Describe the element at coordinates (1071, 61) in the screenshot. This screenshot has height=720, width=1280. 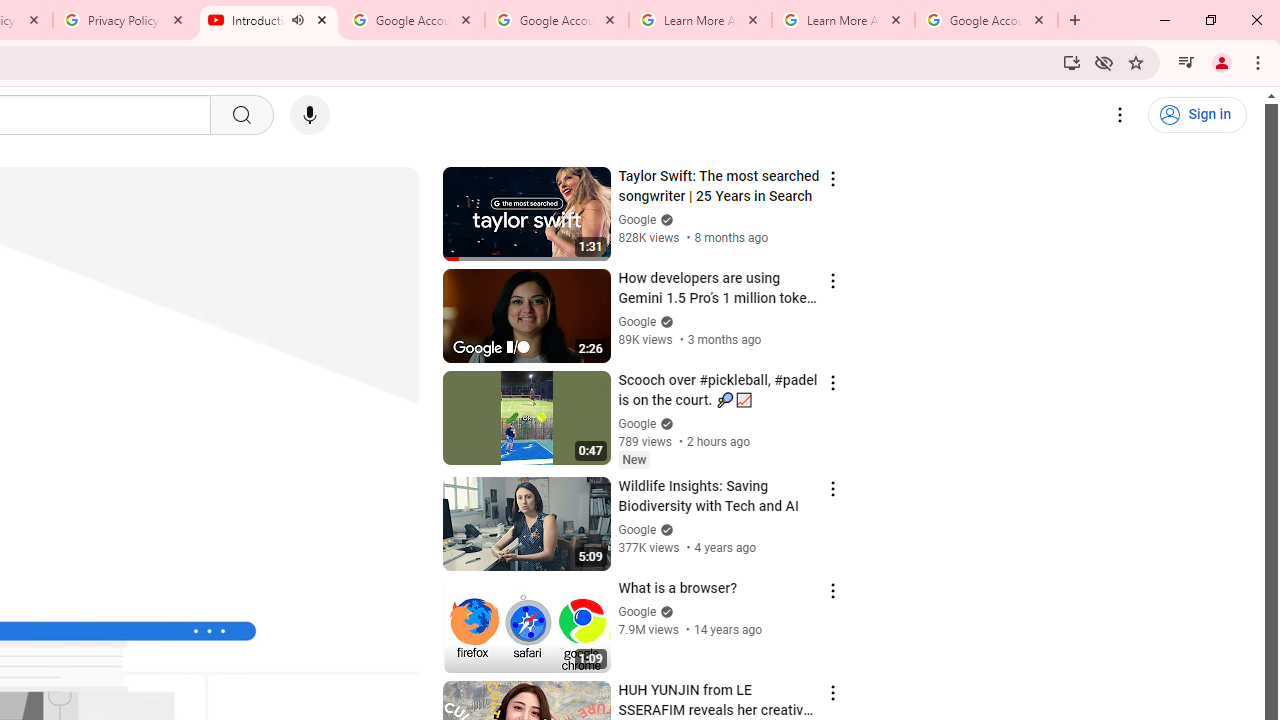
I see `'Install YouTube'` at that location.